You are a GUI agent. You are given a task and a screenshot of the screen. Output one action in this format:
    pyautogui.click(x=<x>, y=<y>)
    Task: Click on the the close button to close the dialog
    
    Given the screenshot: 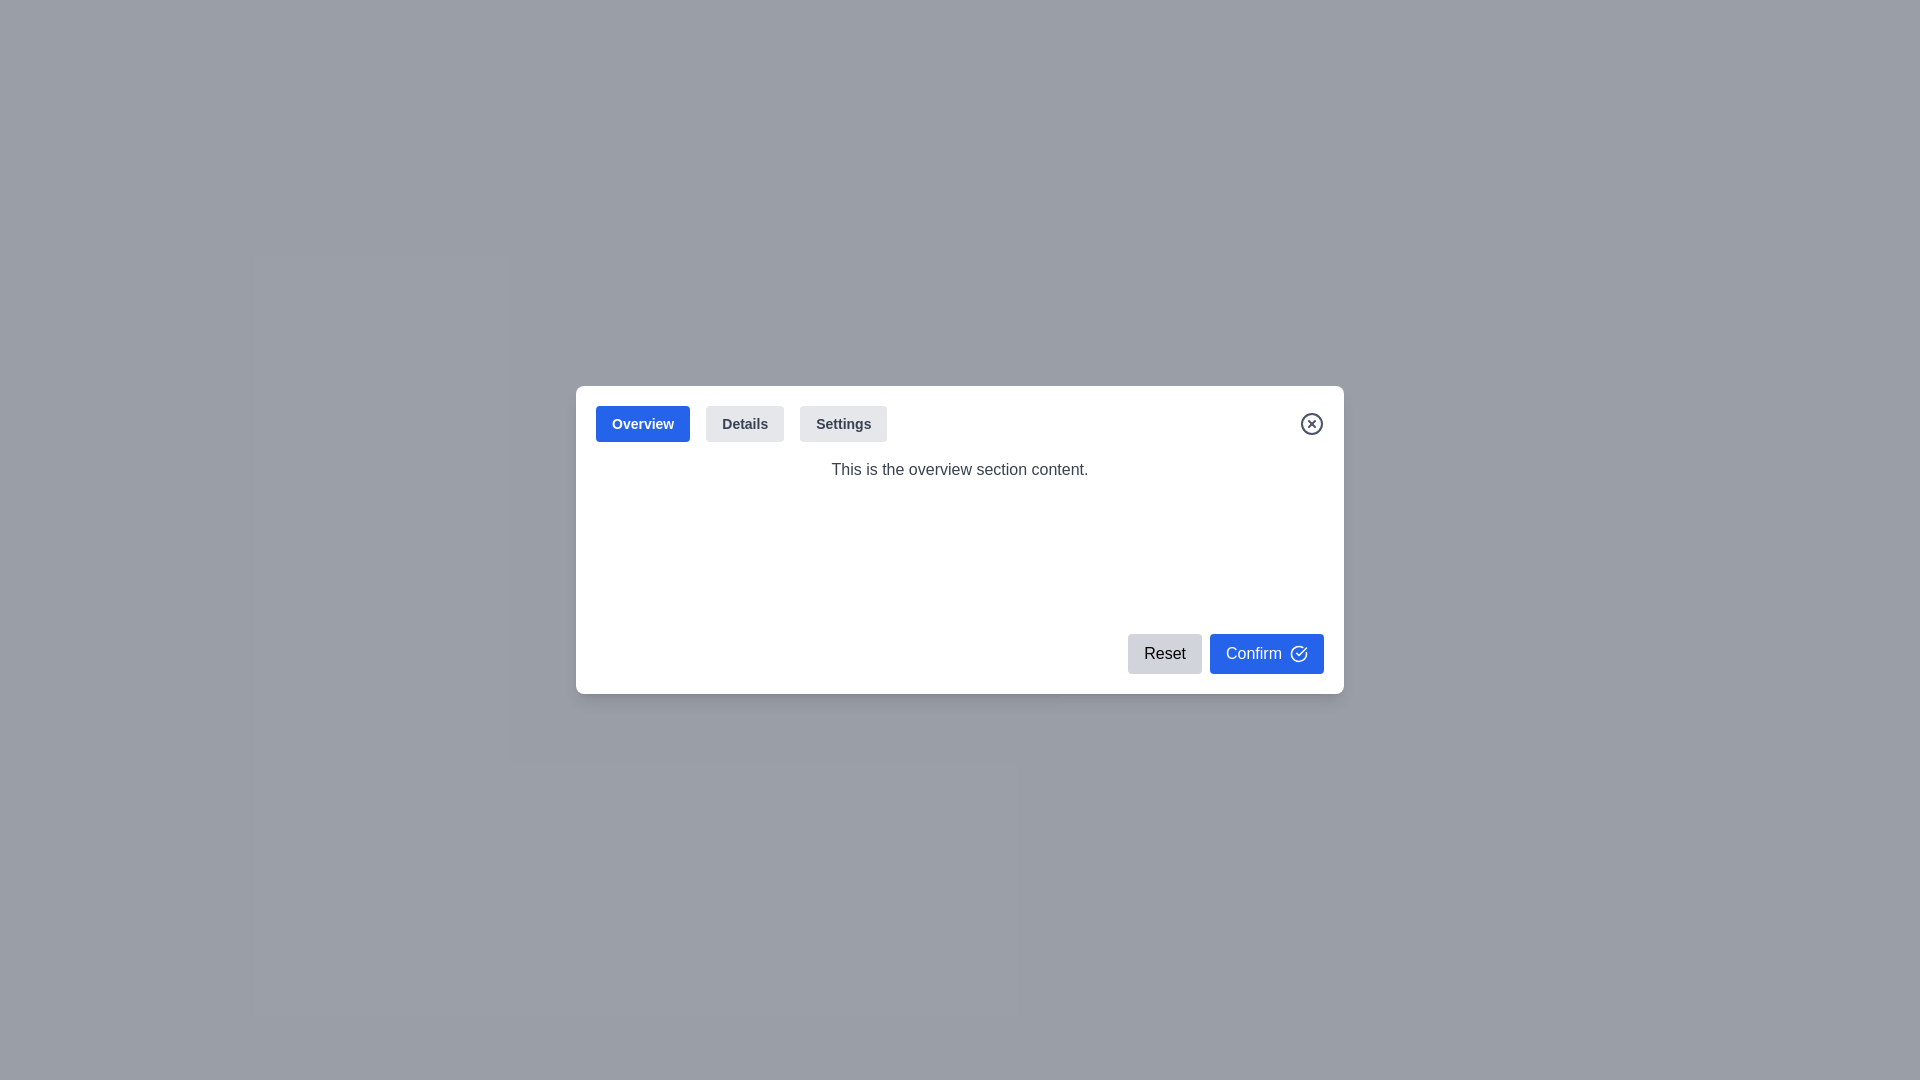 What is the action you would take?
    pyautogui.click(x=1311, y=423)
    